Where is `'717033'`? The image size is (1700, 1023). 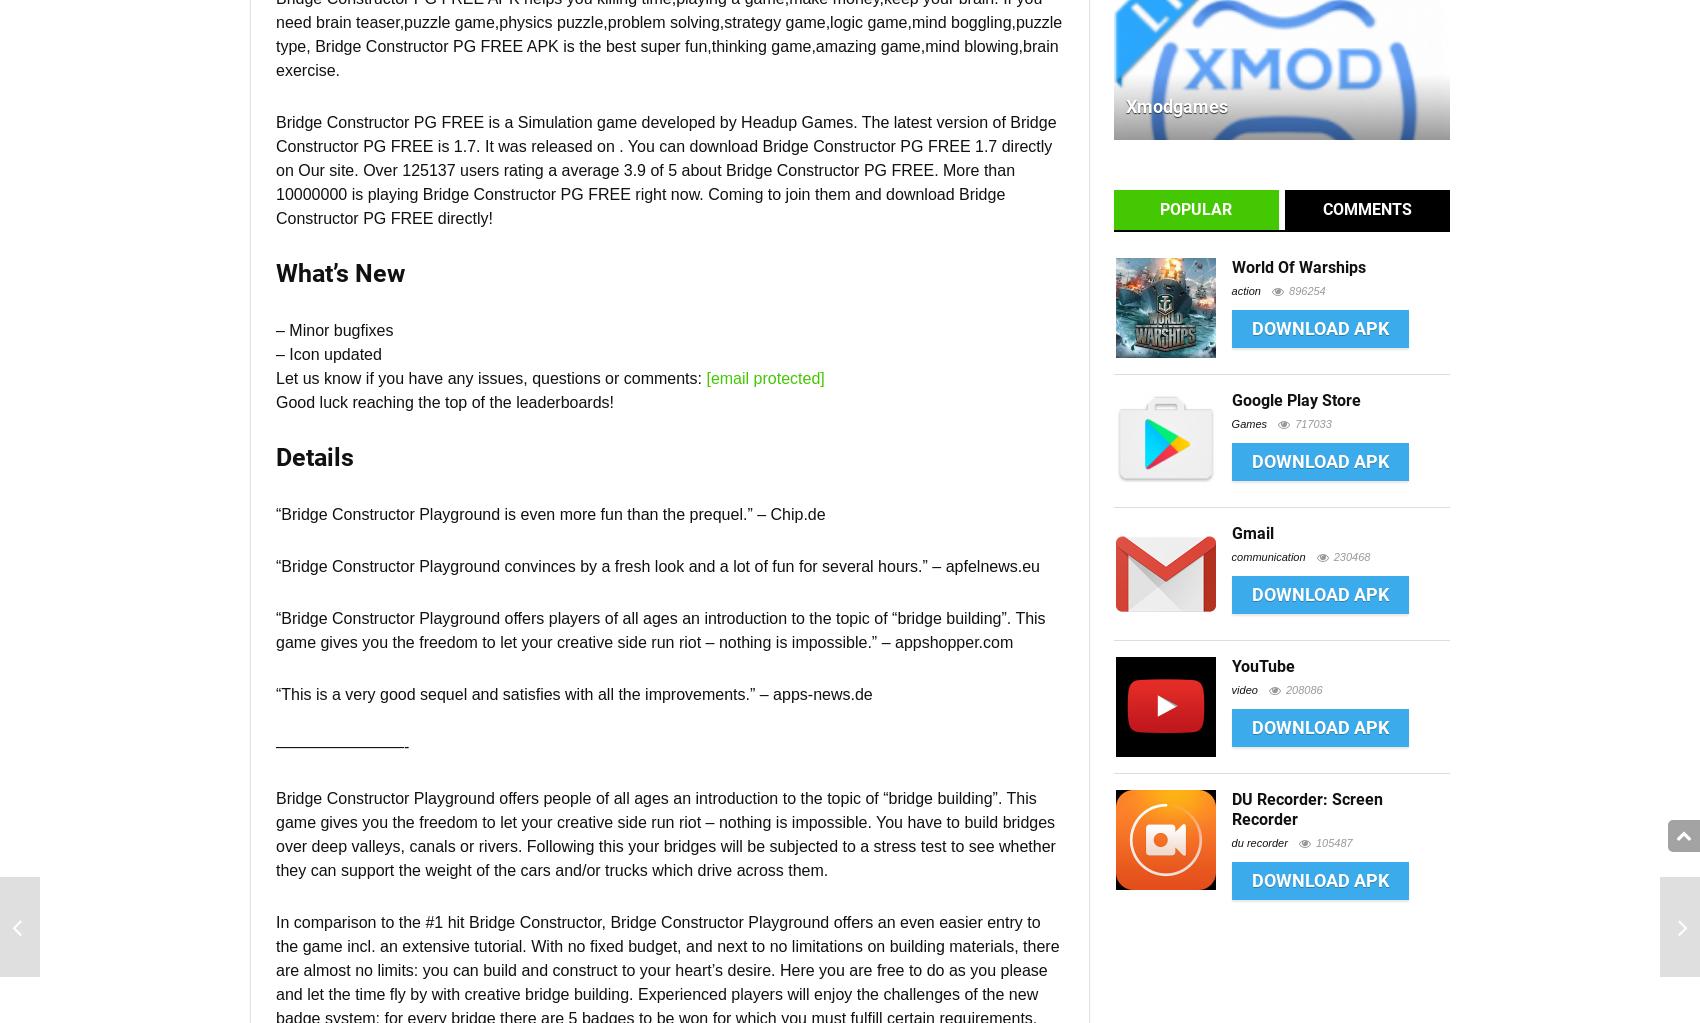 '717033' is located at coordinates (1313, 424).